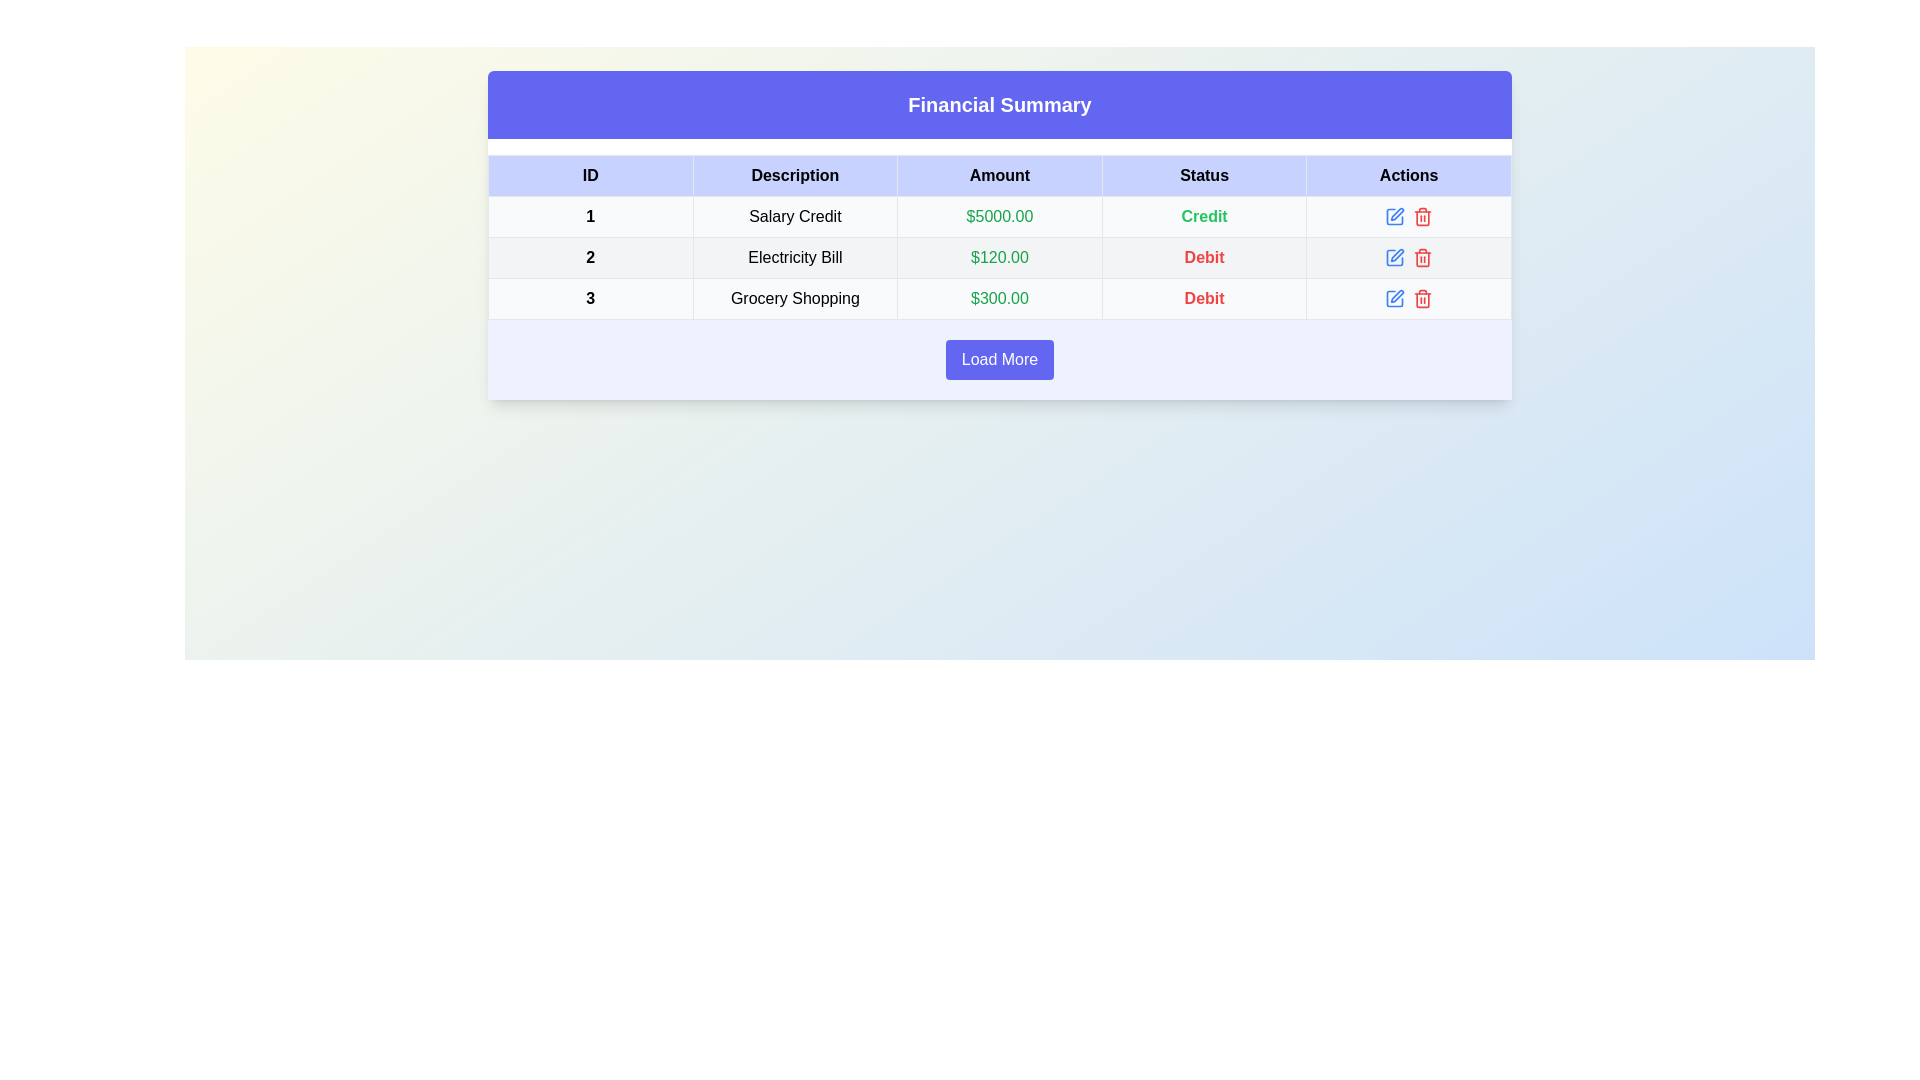 This screenshot has height=1080, width=1920. I want to click on keyboard navigation, so click(1408, 216).